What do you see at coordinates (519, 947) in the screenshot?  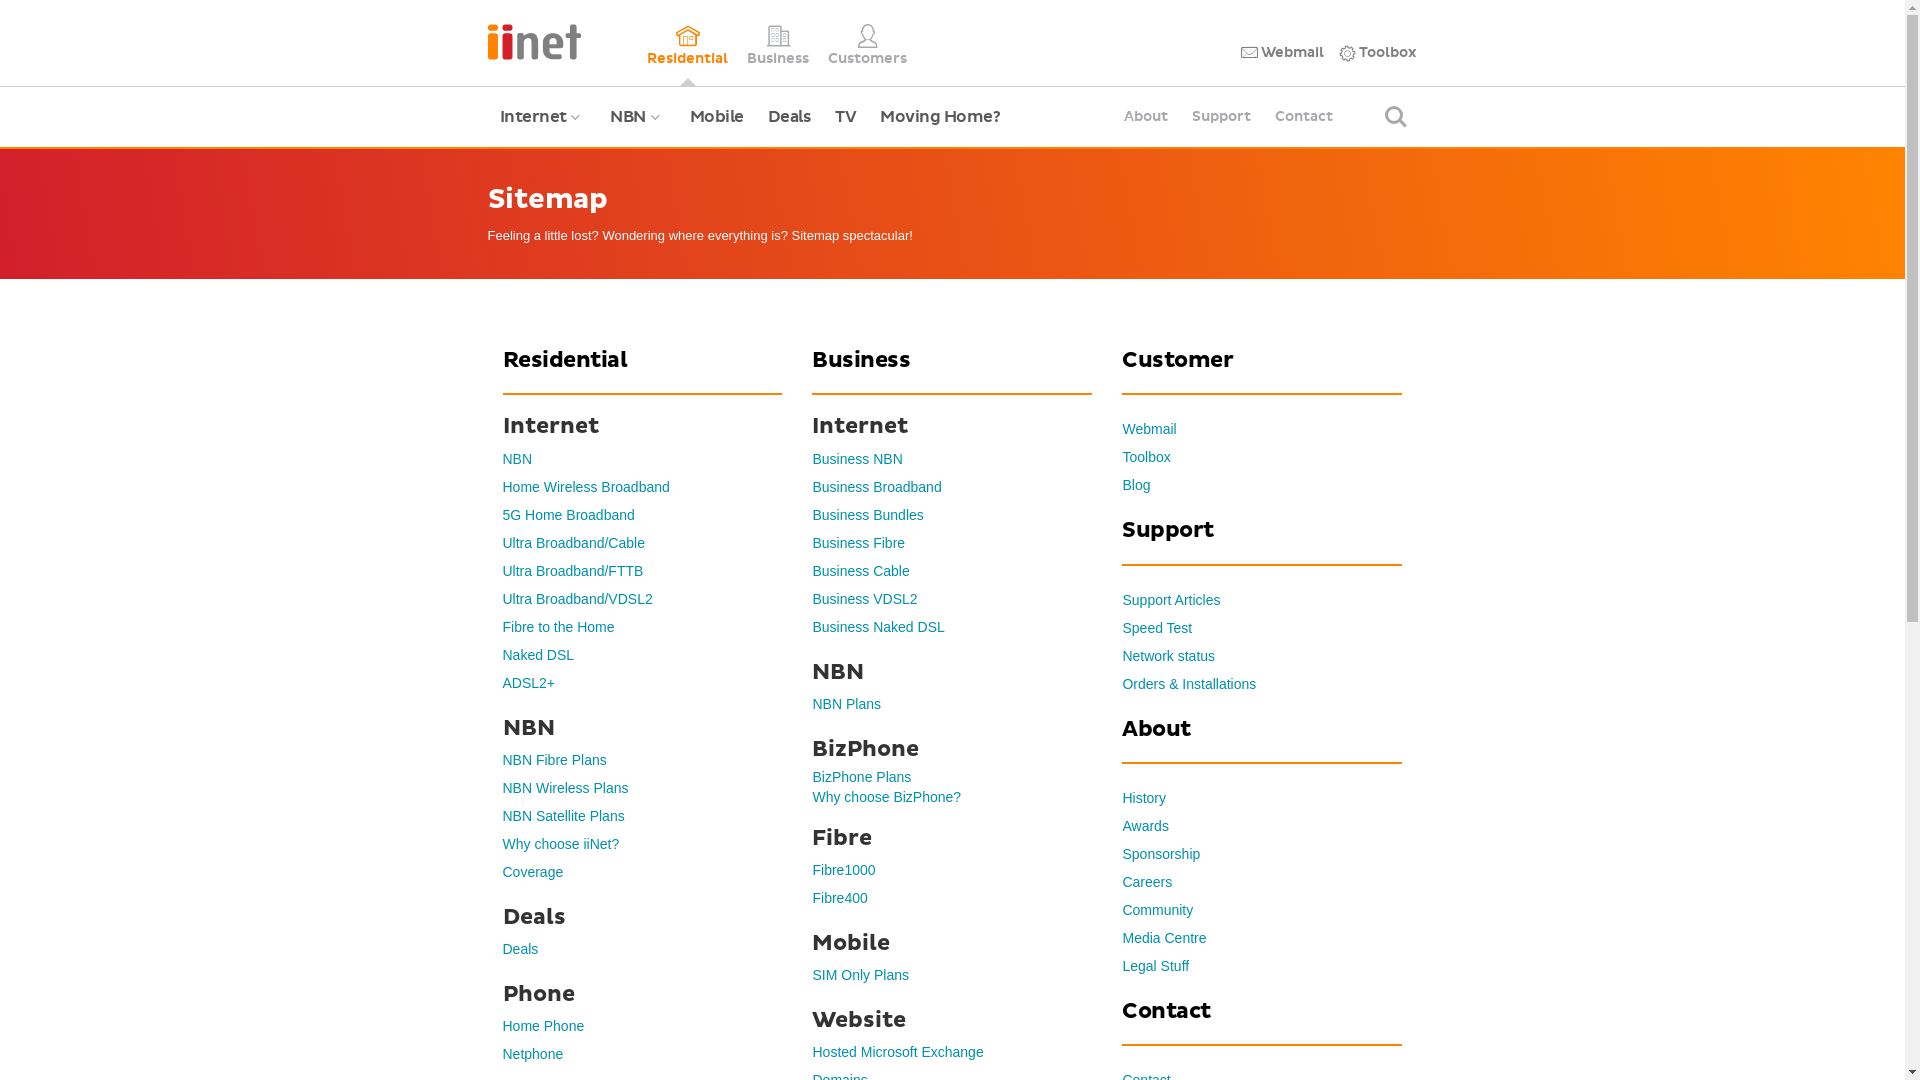 I see `'Deals'` at bounding box center [519, 947].